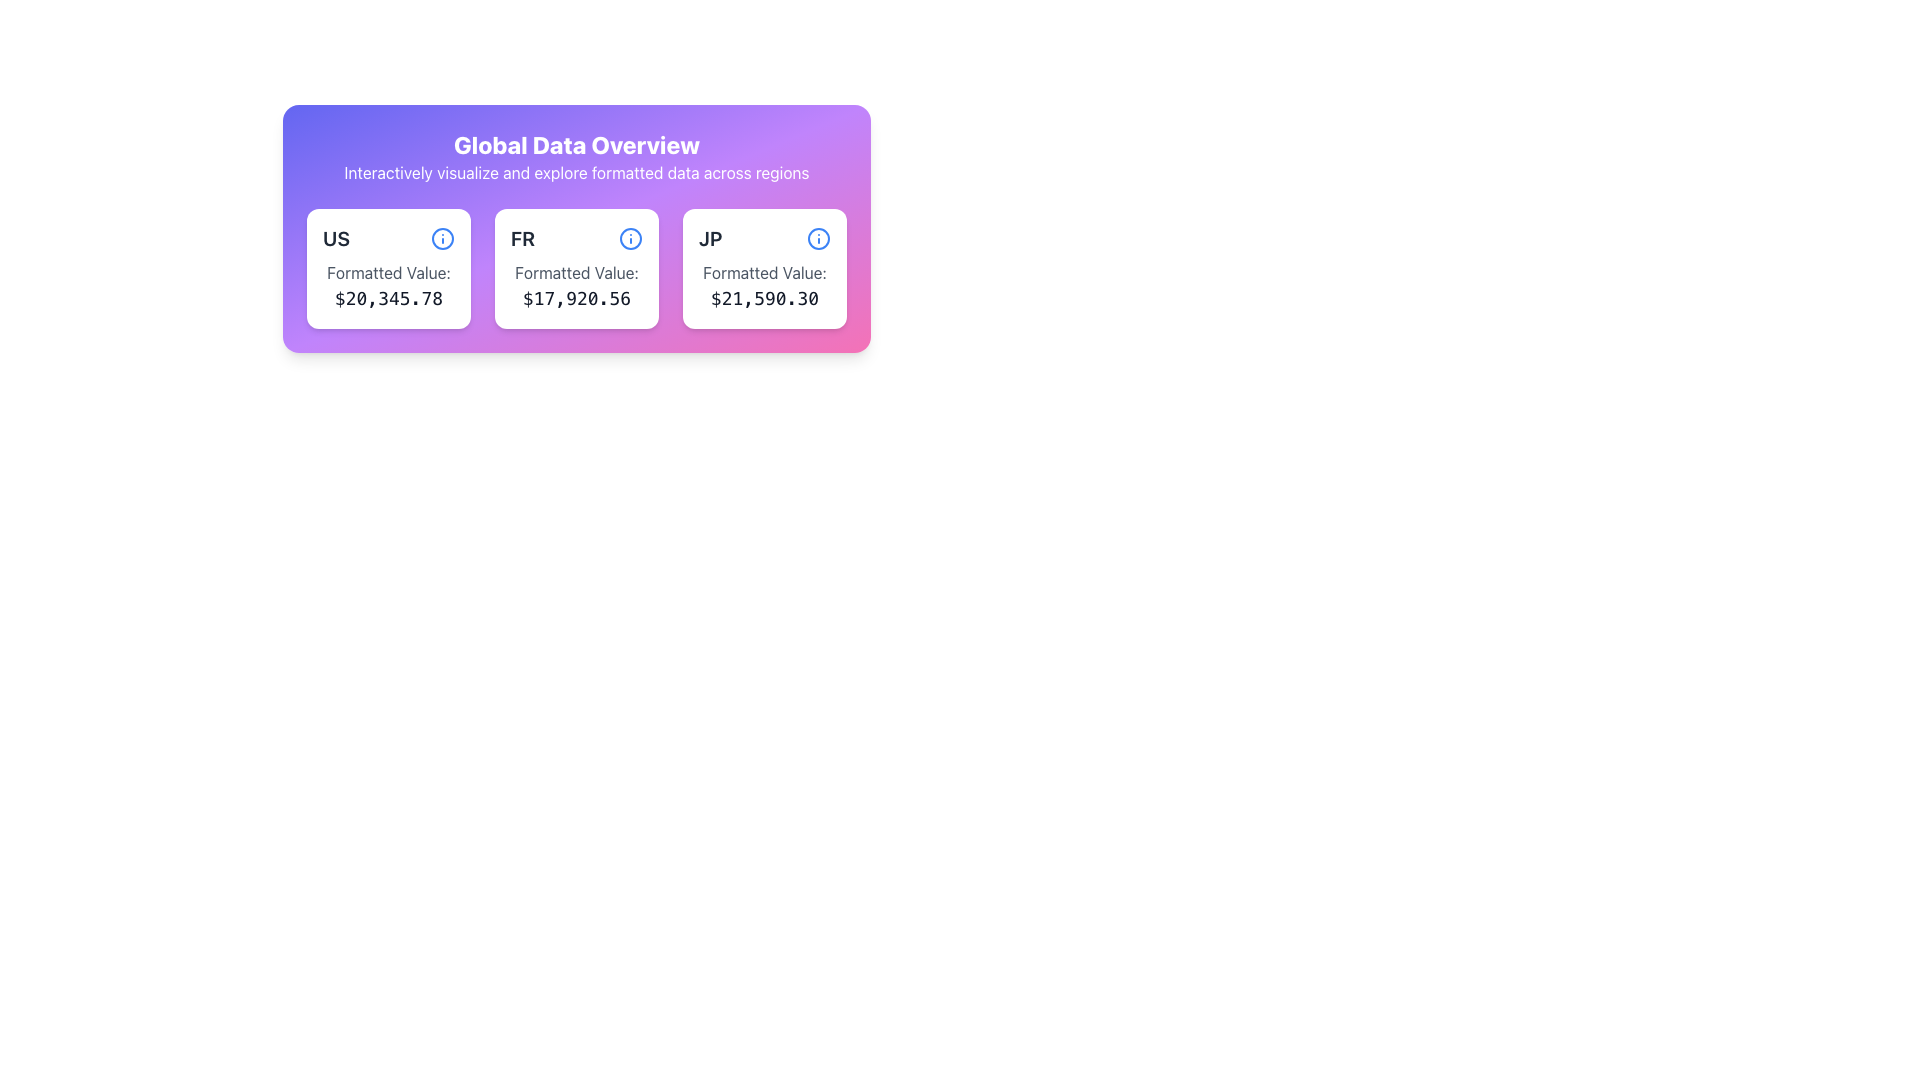 This screenshot has height=1080, width=1920. What do you see at coordinates (710, 238) in the screenshot?
I see `text element 'JP' which serves as an identifier for the Japan card located in the third card from the left` at bounding box center [710, 238].